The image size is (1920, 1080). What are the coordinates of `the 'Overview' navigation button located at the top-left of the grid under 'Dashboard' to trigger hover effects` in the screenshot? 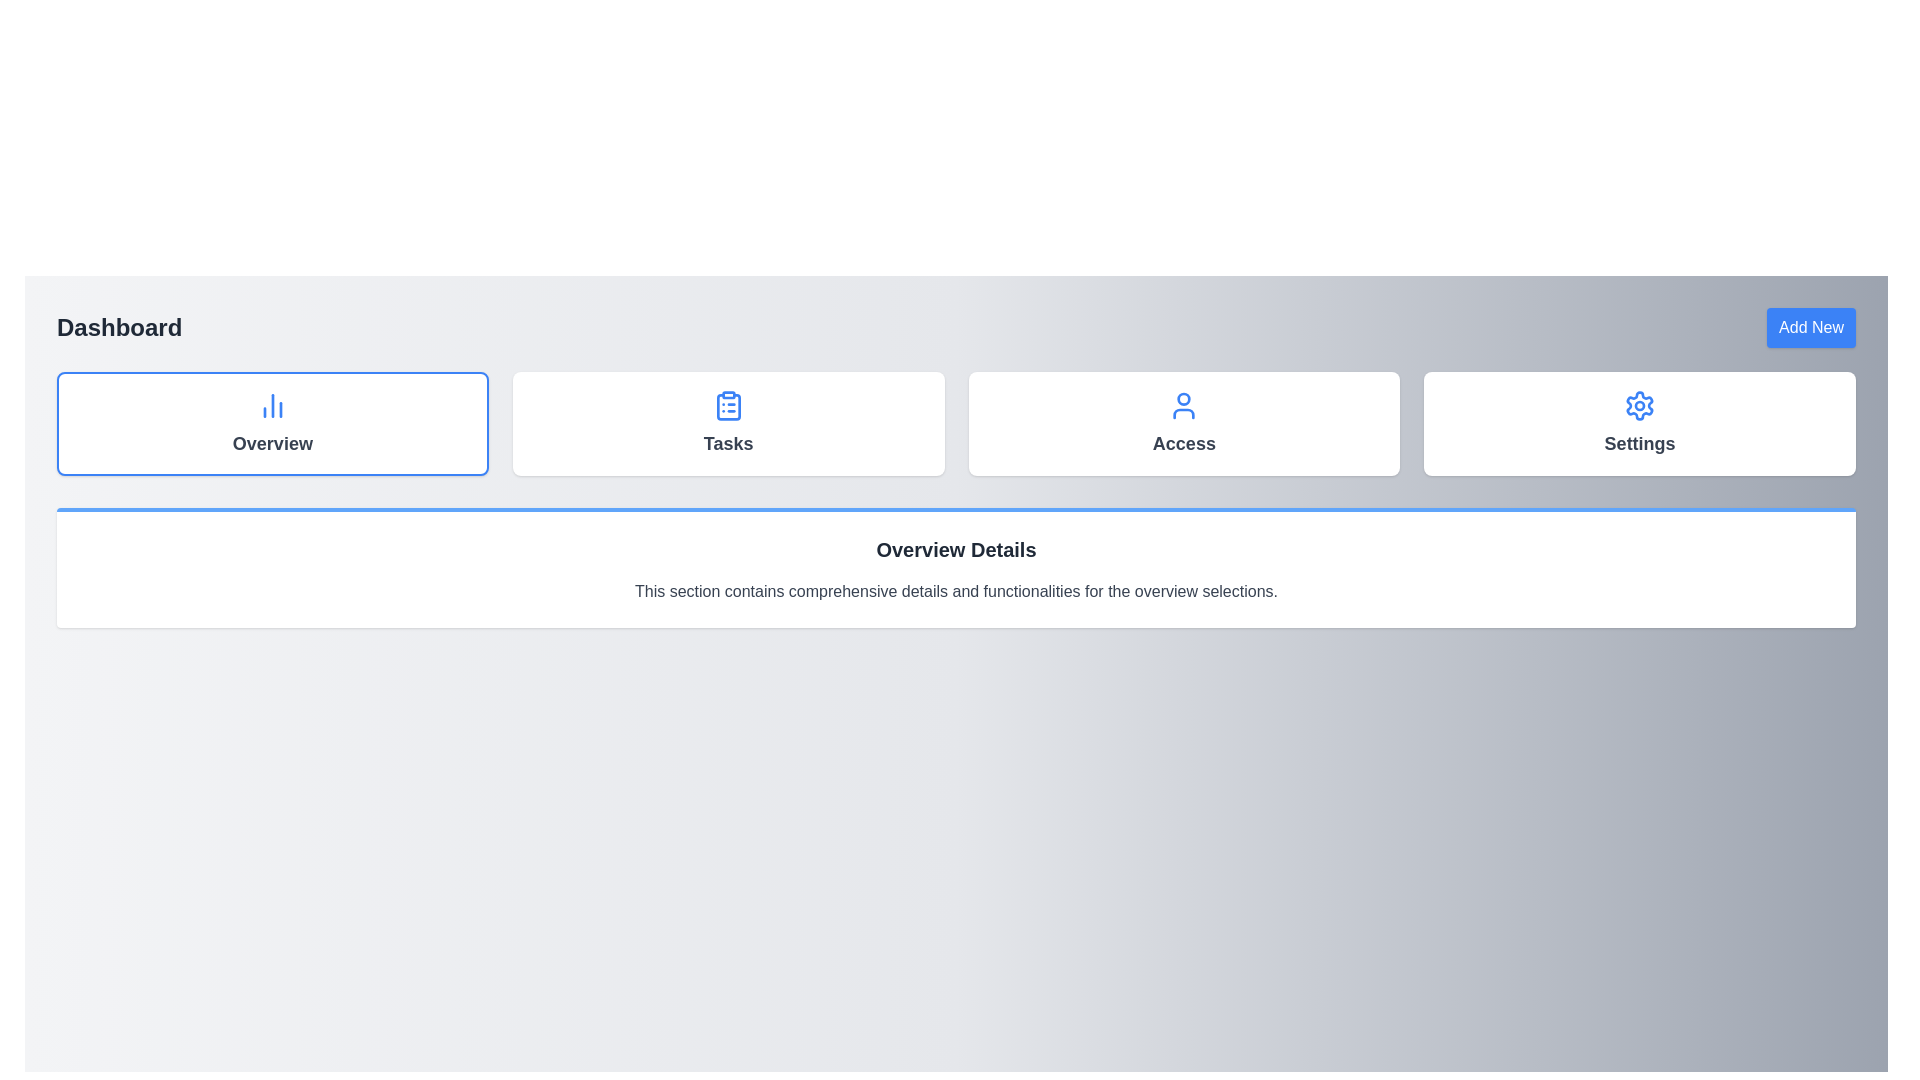 It's located at (271, 423).